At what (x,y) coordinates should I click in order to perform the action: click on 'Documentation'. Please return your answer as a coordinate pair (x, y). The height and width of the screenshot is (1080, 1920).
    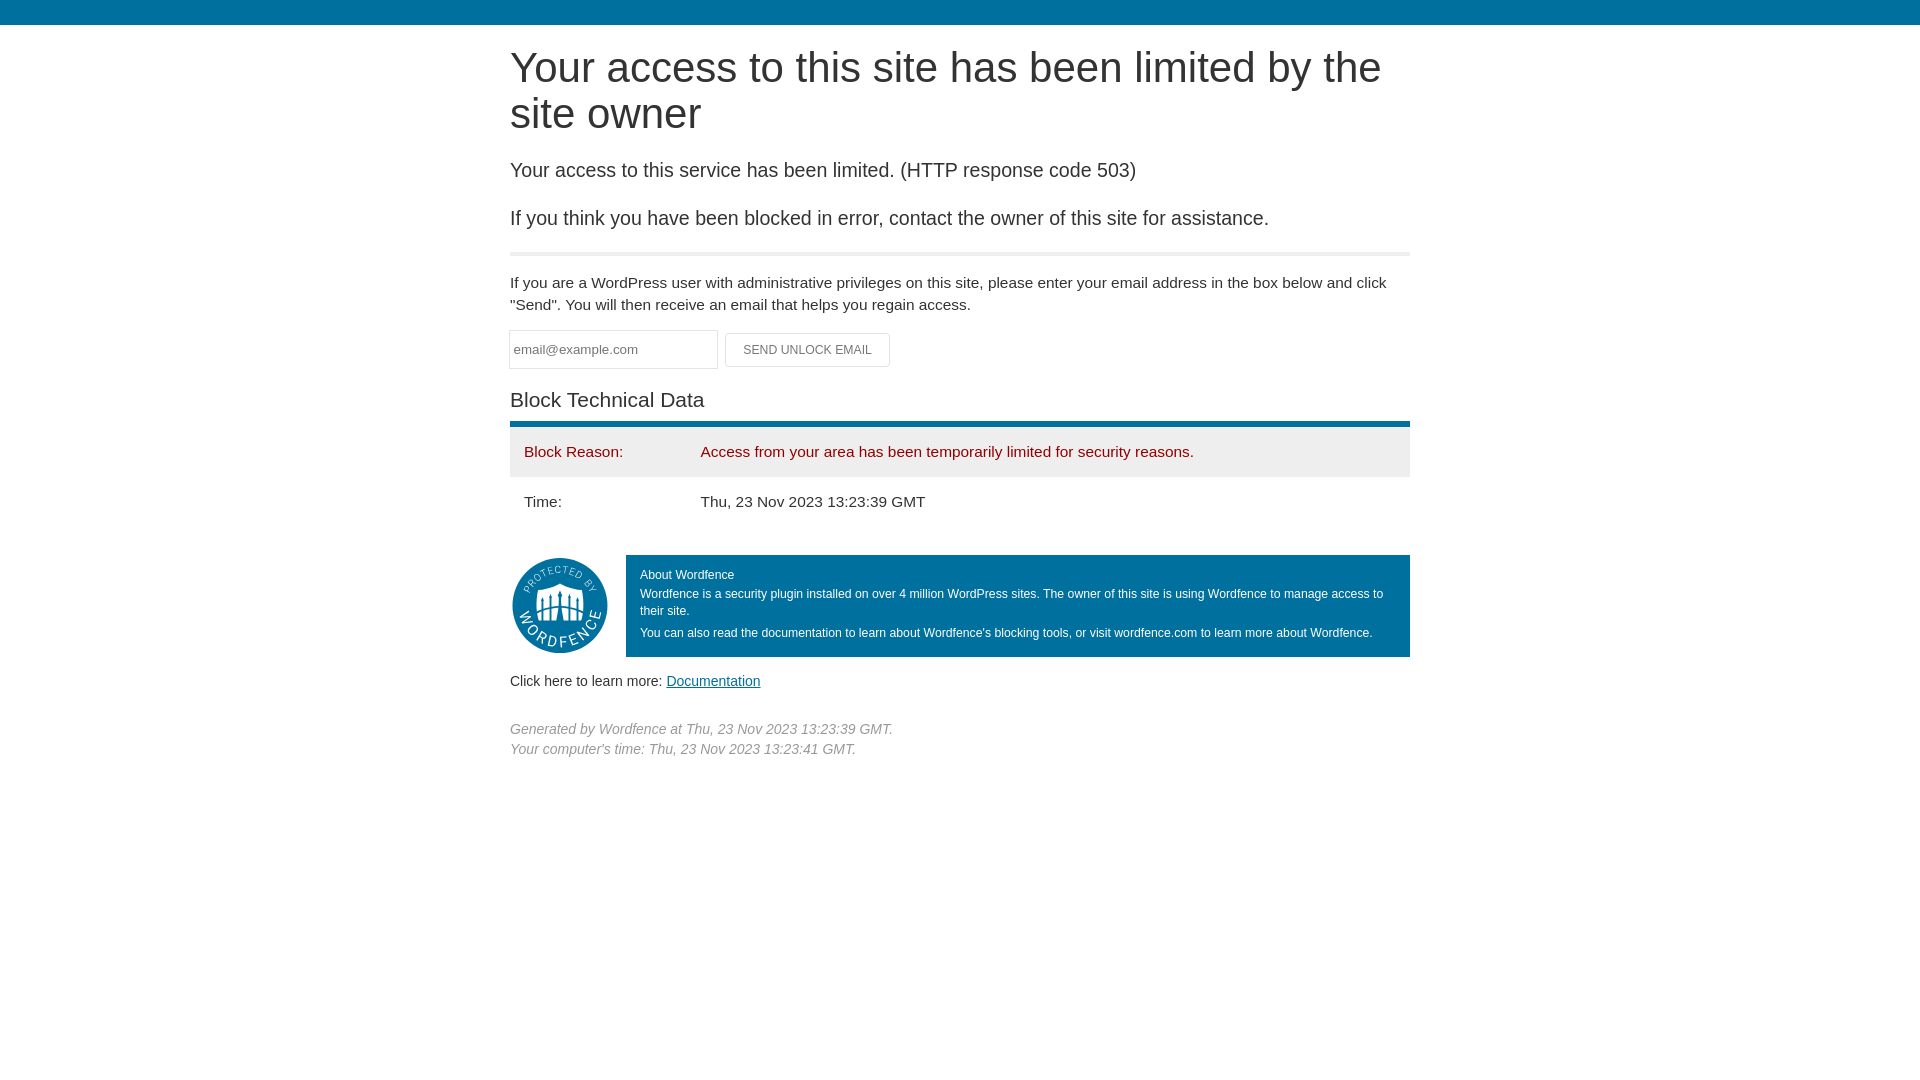
    Looking at the image, I should click on (713, 680).